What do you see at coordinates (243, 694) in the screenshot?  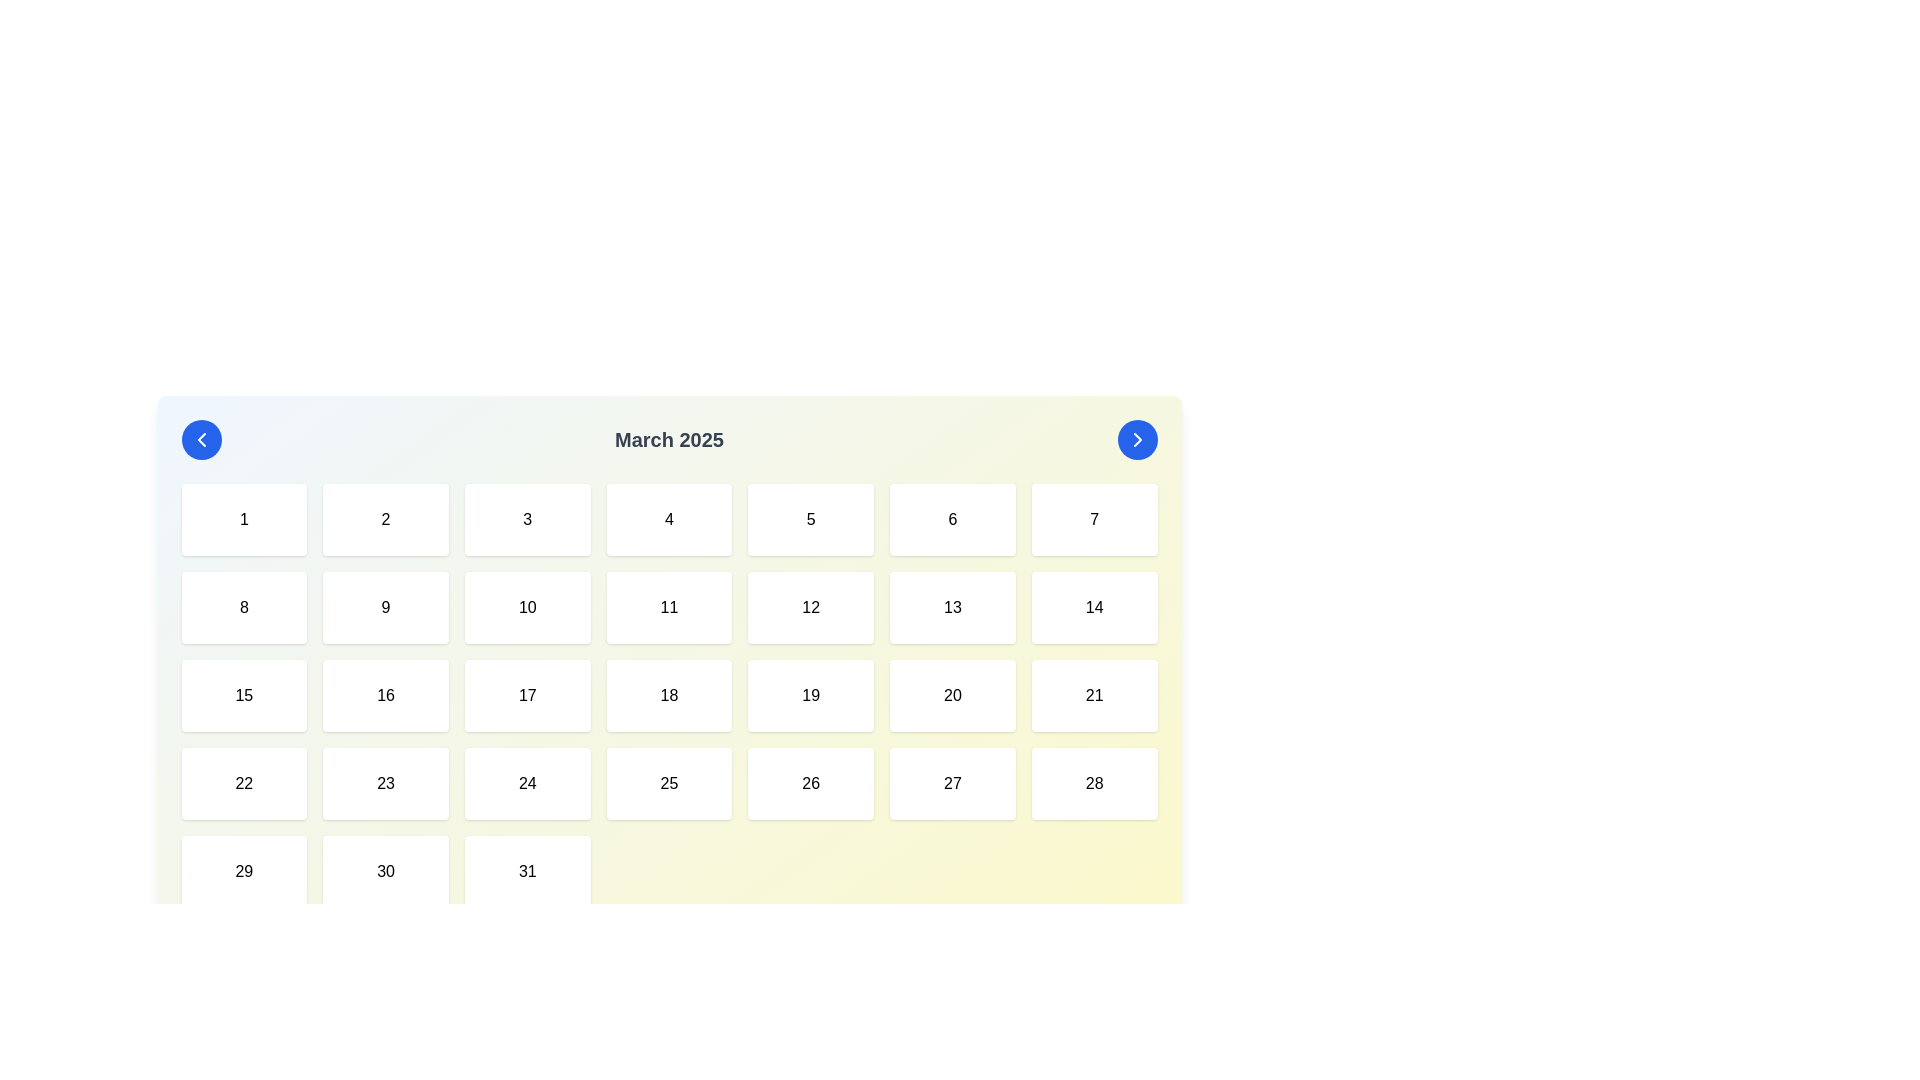 I see `the calendar day marker representing the 15th day of the month` at bounding box center [243, 694].